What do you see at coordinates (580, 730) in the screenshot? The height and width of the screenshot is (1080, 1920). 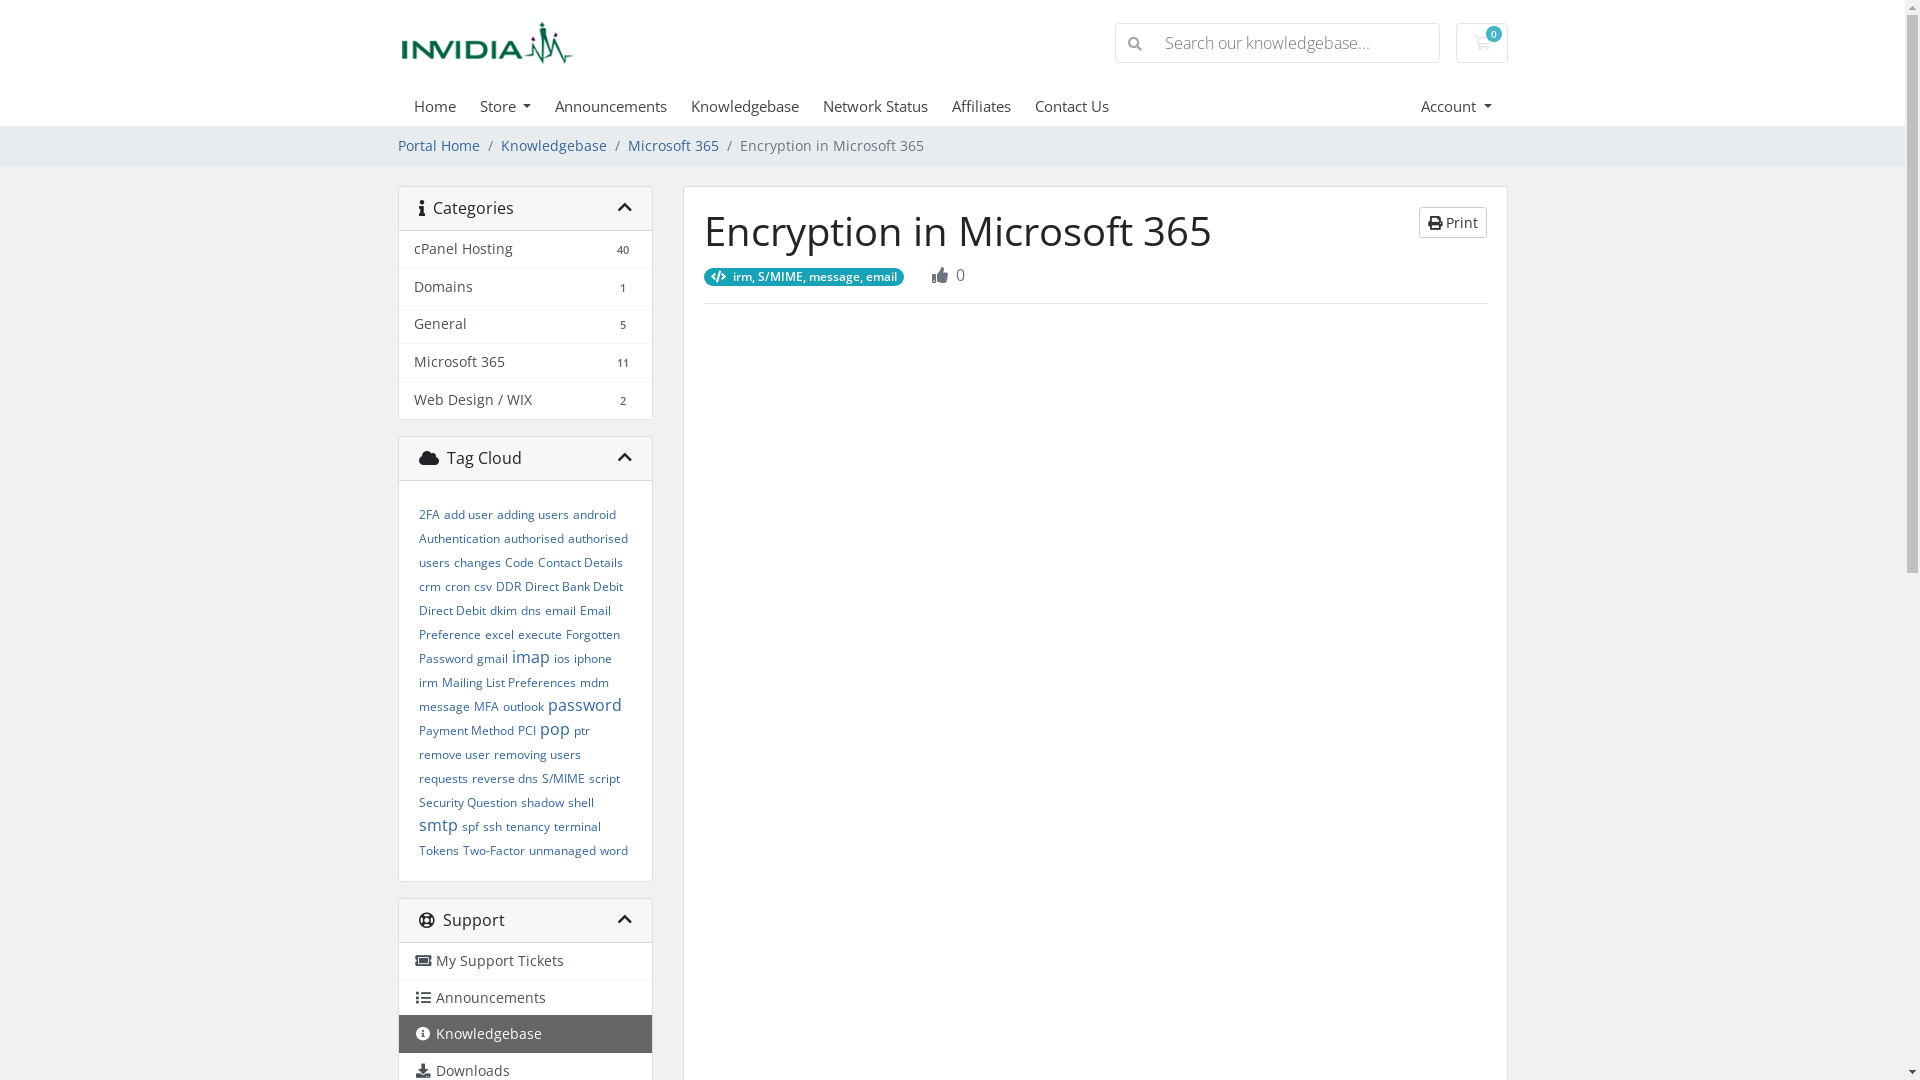 I see `'ptr'` at bounding box center [580, 730].